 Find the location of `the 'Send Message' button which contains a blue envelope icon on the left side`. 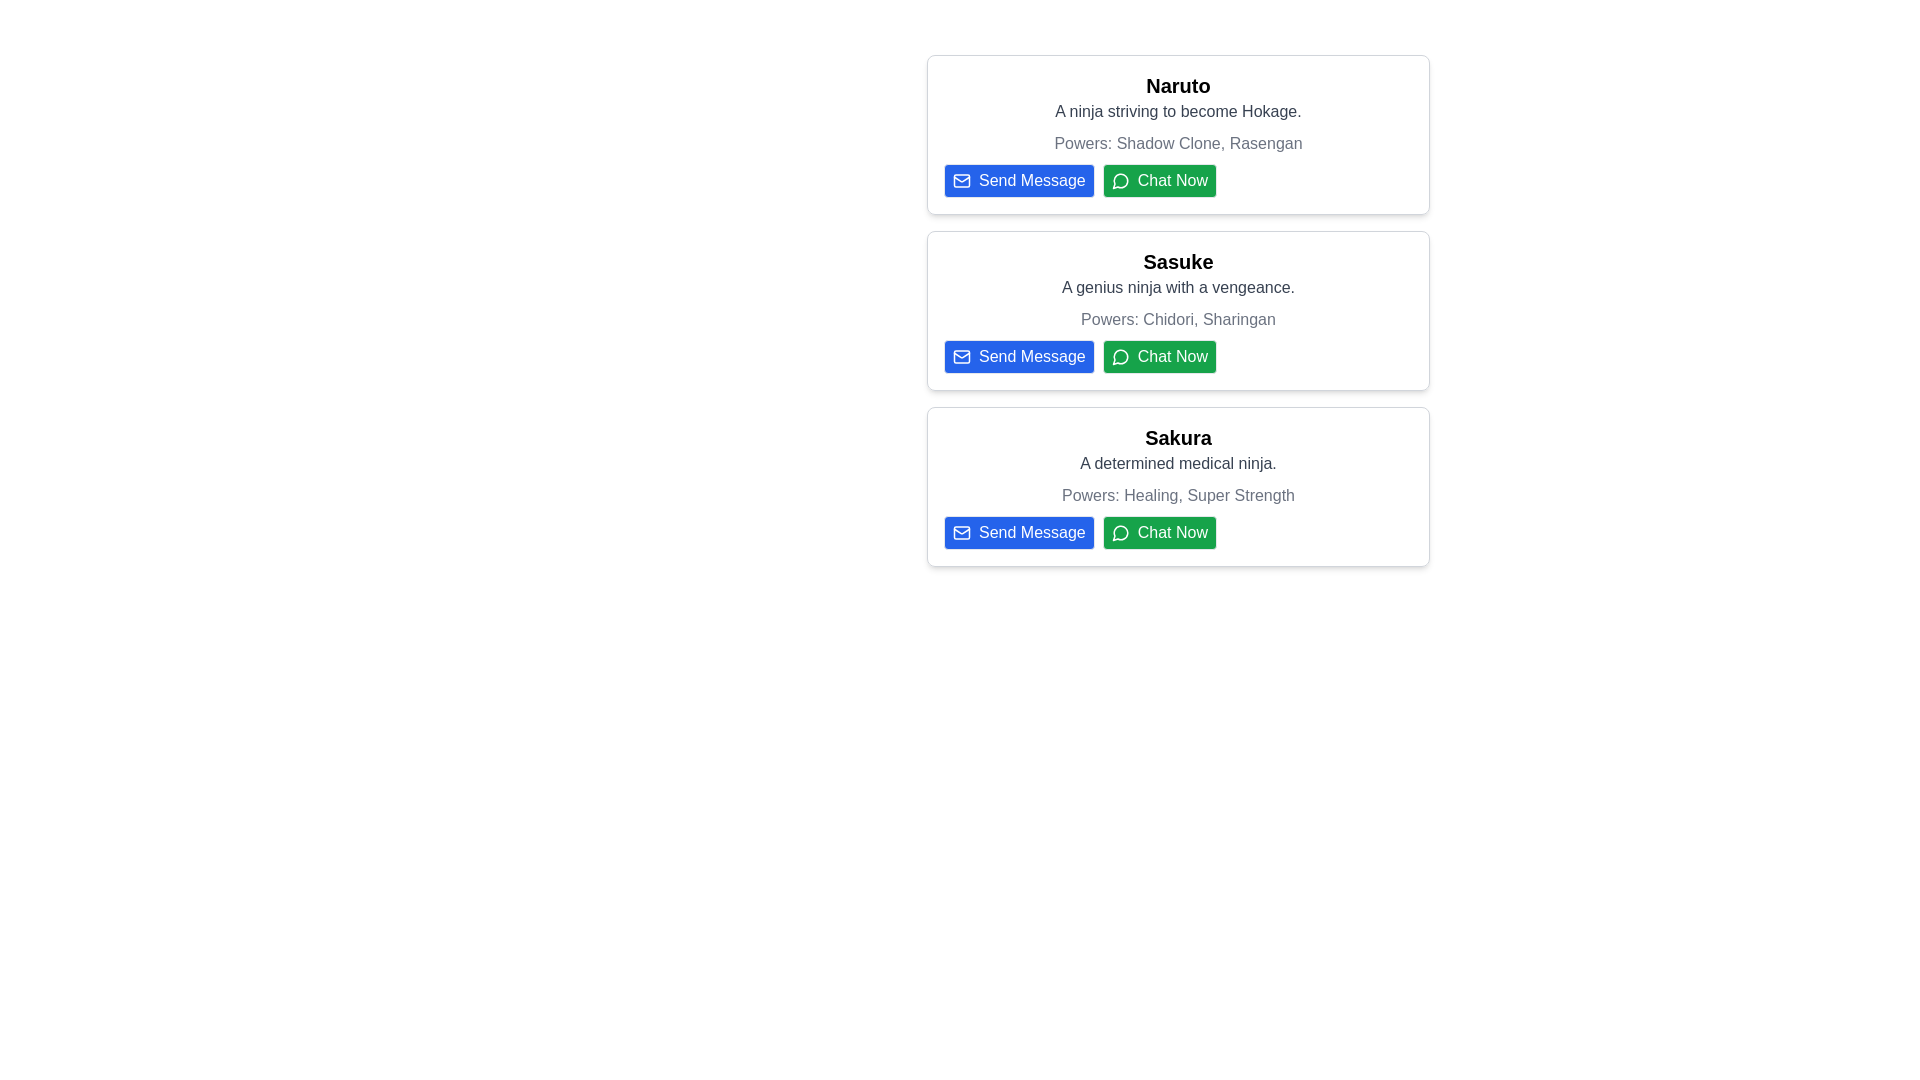

the 'Send Message' button which contains a blue envelope icon on the left side is located at coordinates (961, 531).